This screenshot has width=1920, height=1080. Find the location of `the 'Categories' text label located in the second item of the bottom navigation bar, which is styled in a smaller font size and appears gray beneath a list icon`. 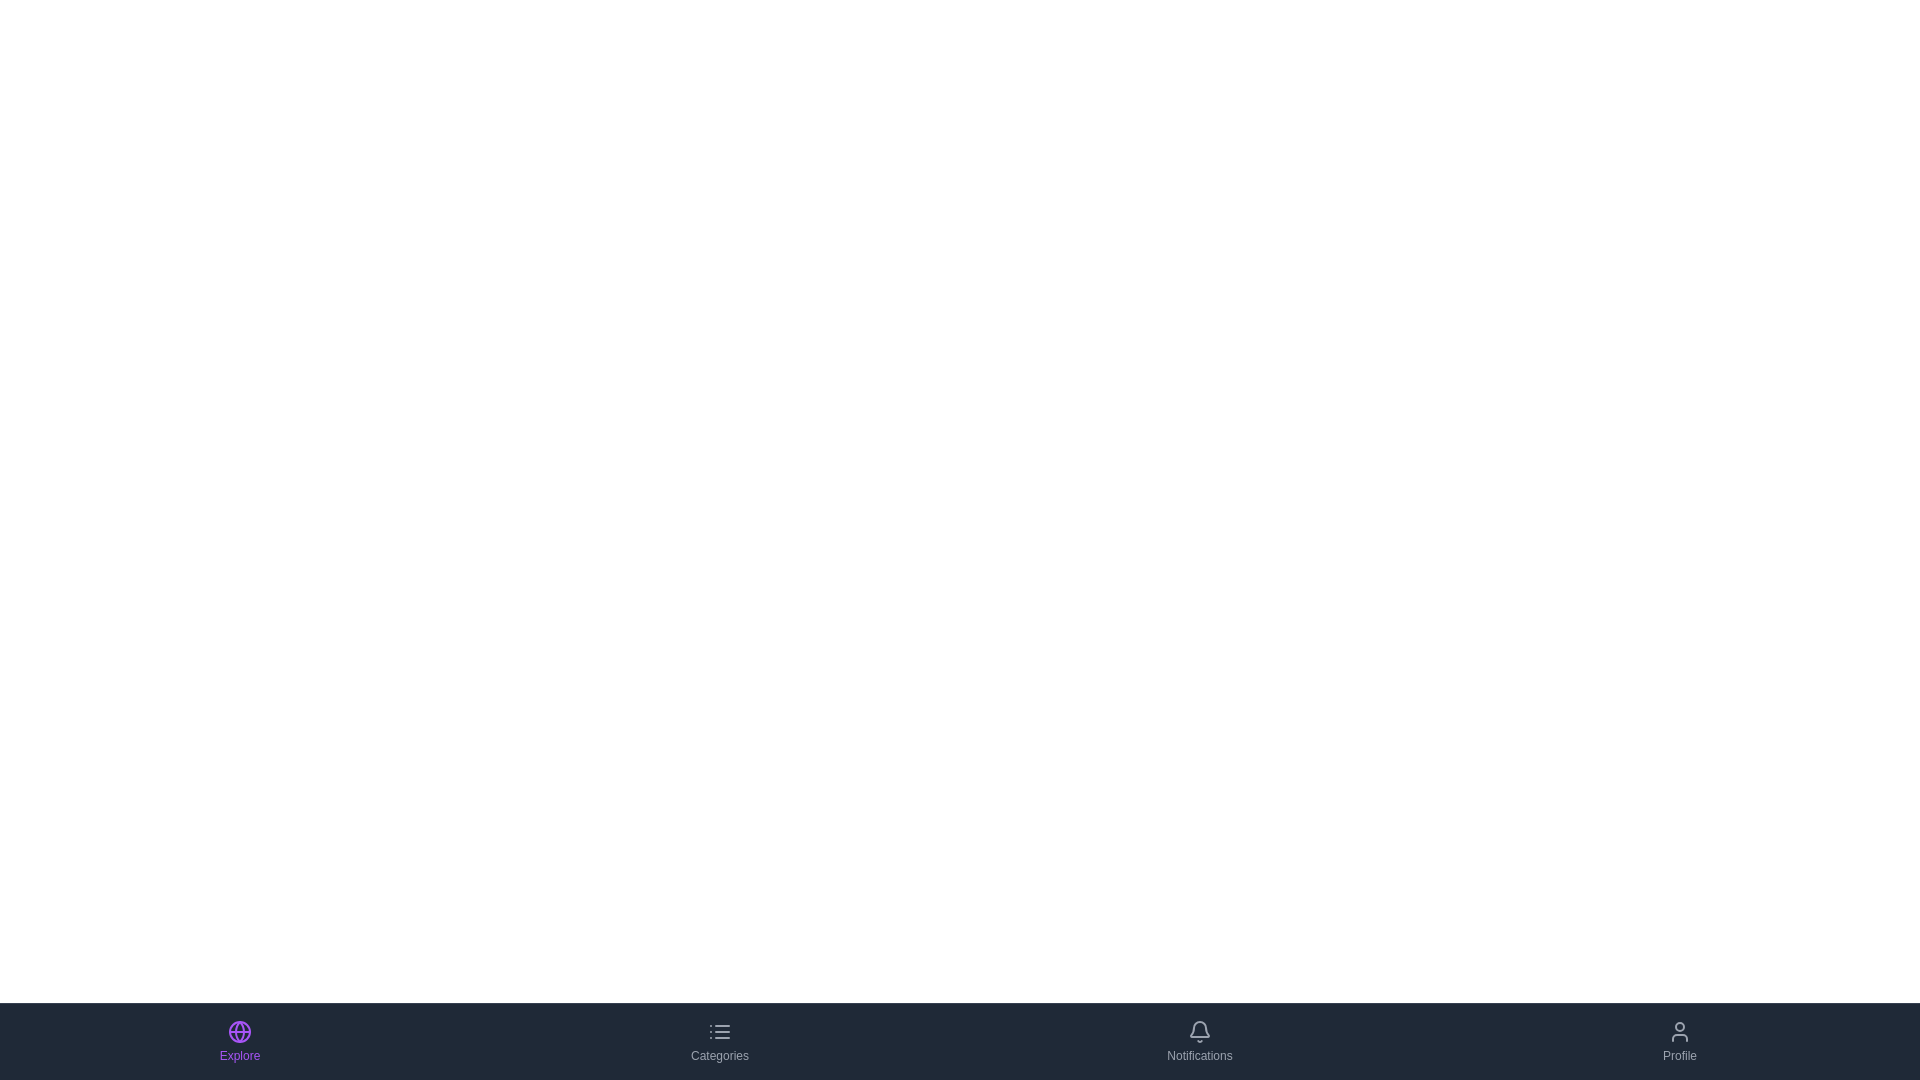

the 'Categories' text label located in the second item of the bottom navigation bar, which is styled in a smaller font size and appears gray beneath a list icon is located at coordinates (720, 1055).